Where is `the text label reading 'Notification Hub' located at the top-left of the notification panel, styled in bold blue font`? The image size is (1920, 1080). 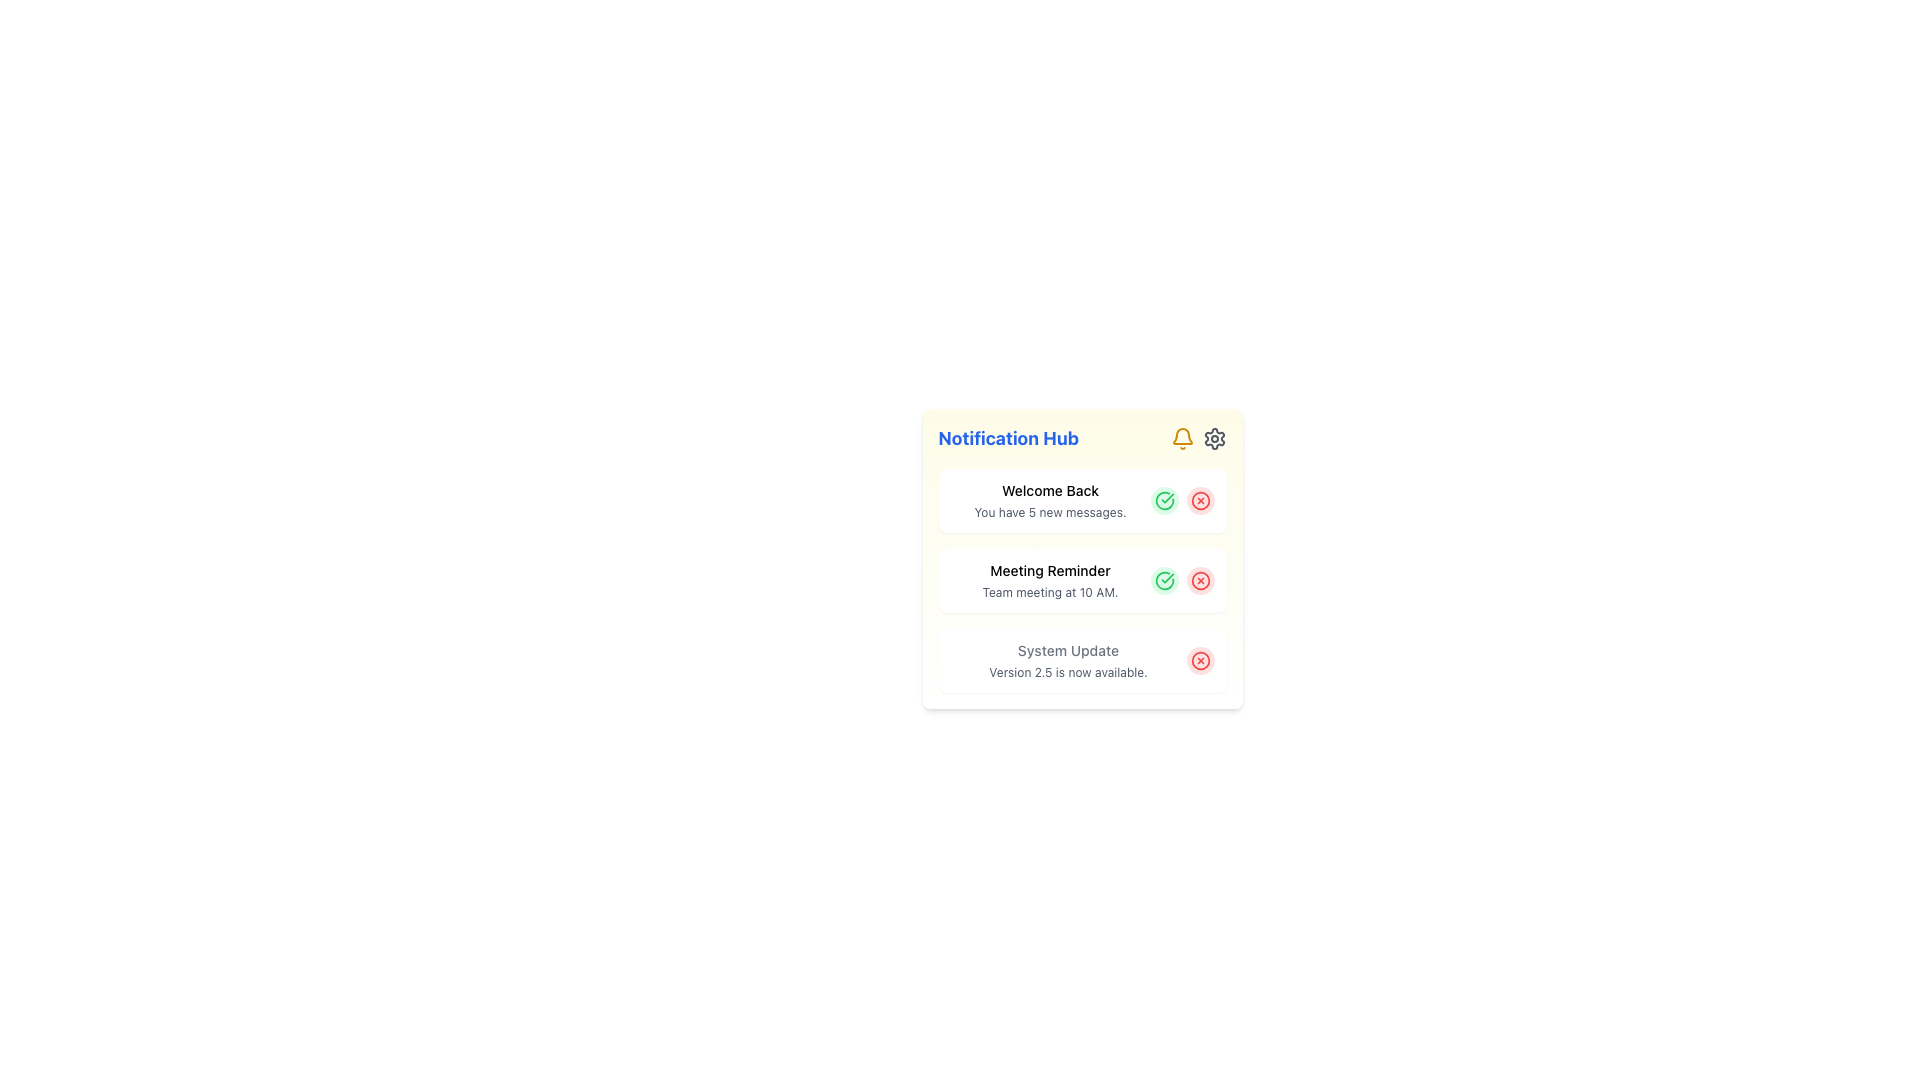
the text label reading 'Notification Hub' located at the top-left of the notification panel, styled in bold blue font is located at coordinates (1008, 438).